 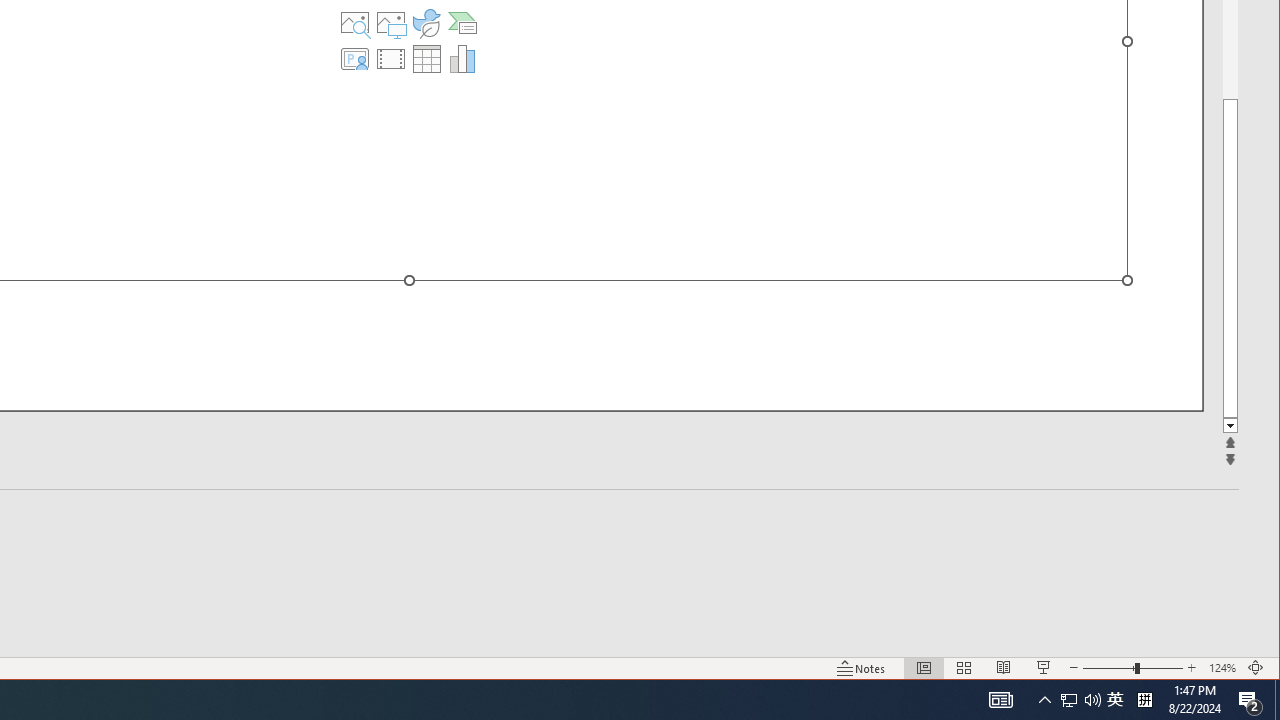 I want to click on 'Insert Video', so click(x=391, y=58).